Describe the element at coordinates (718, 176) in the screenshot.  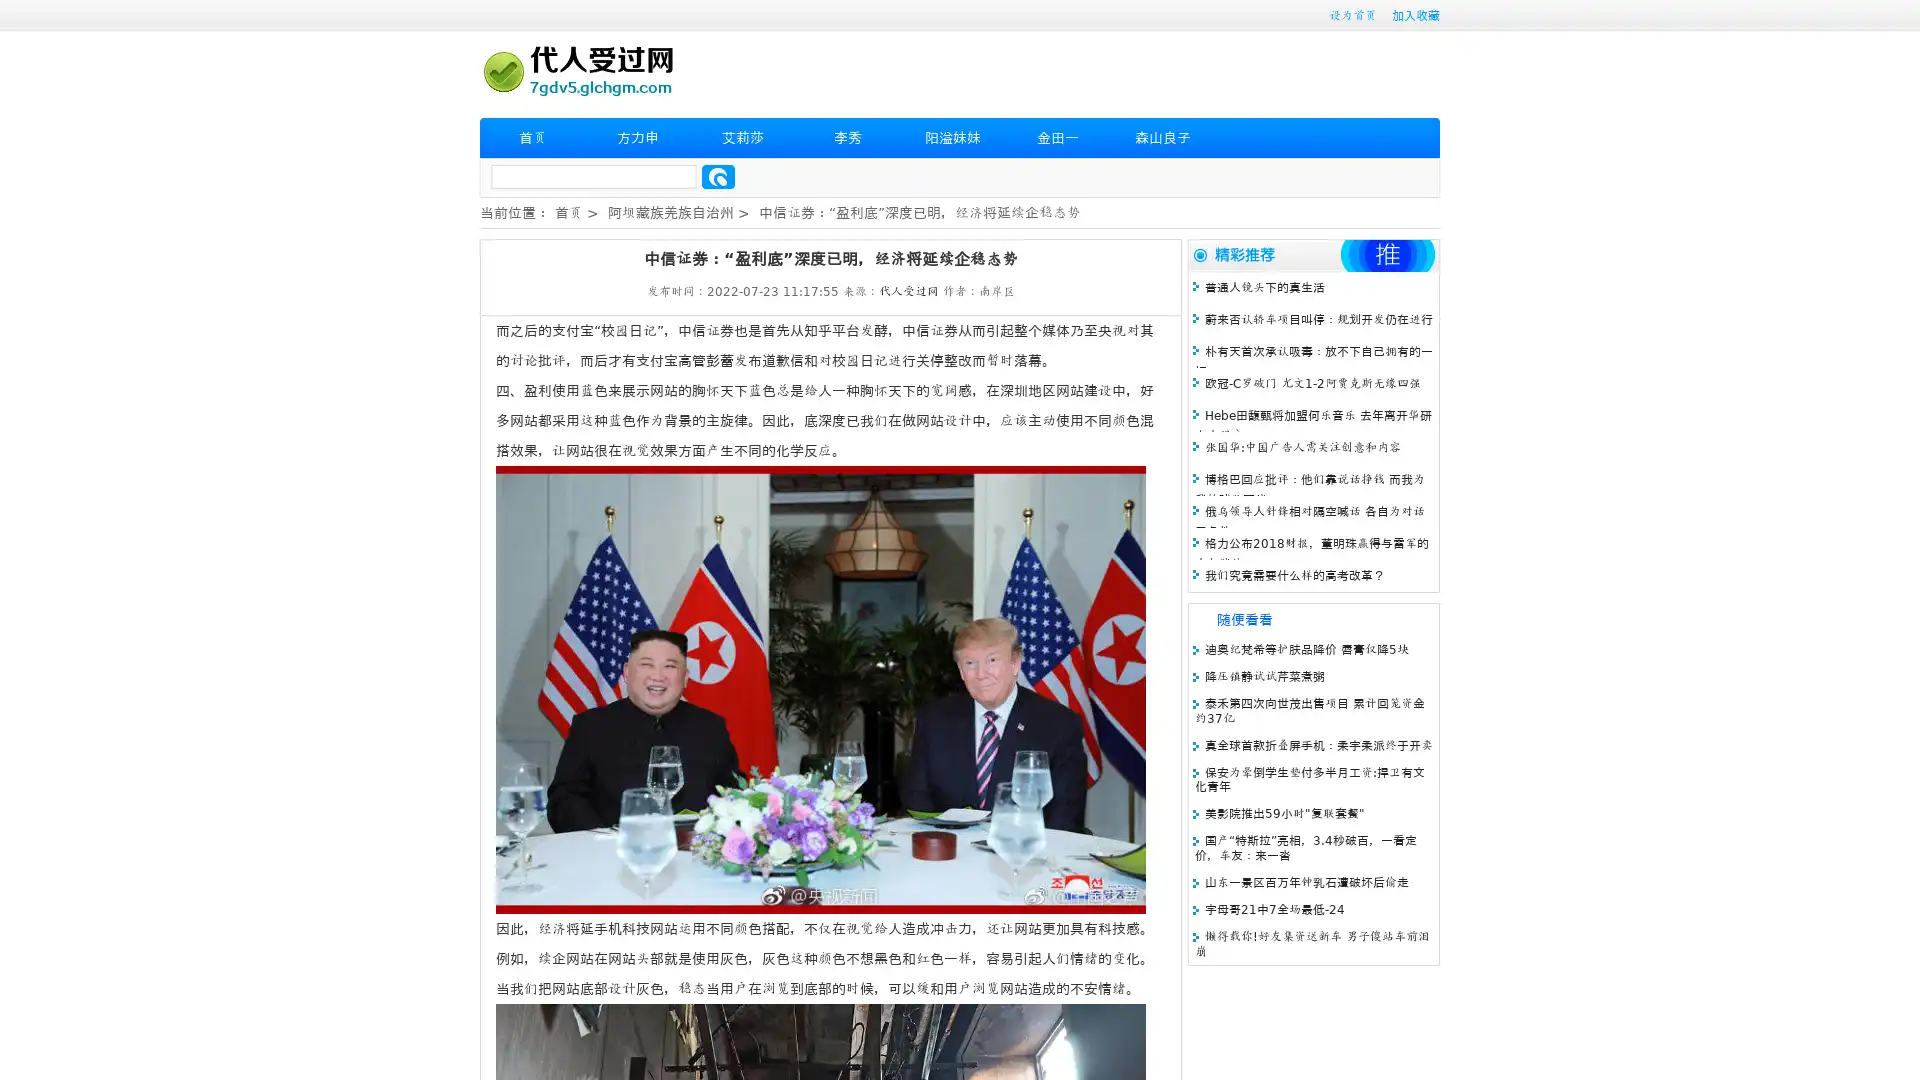
I see `Search` at that location.